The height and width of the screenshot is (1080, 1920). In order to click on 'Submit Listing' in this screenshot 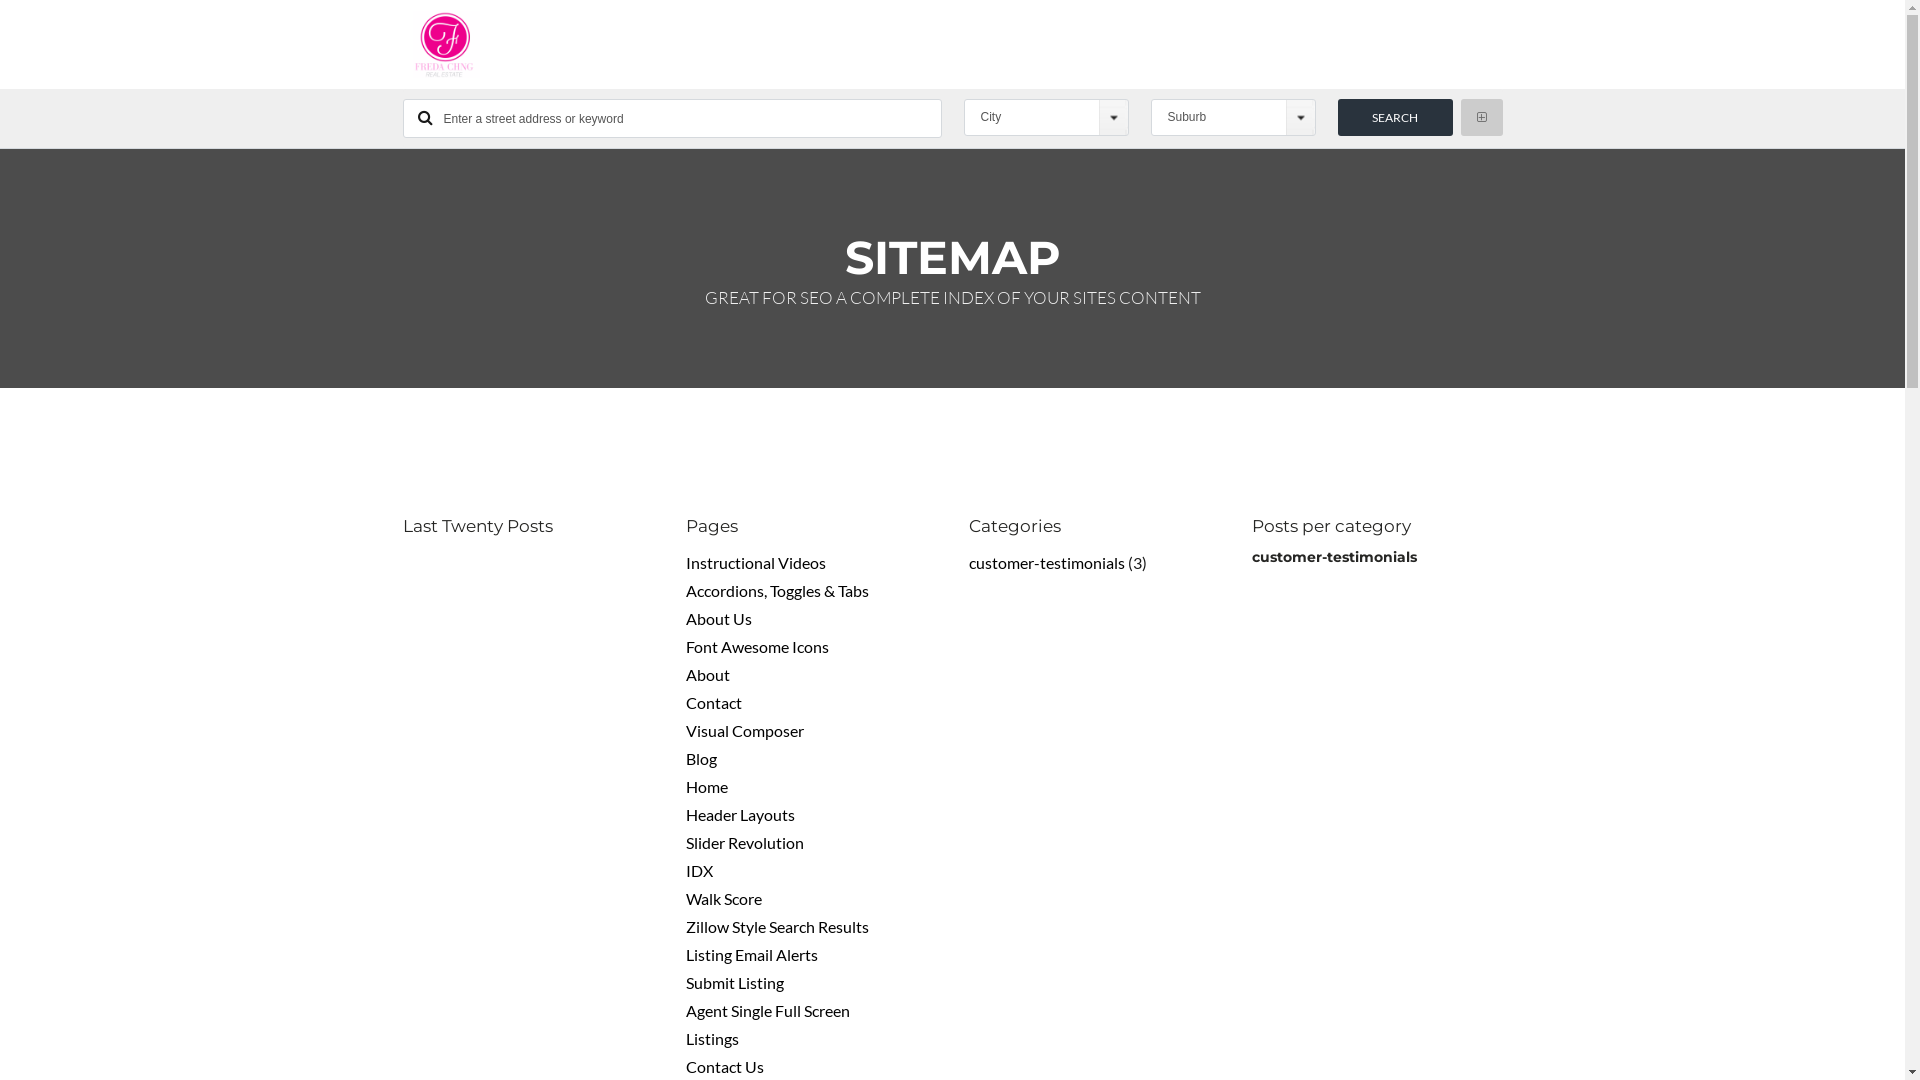, I will do `click(733, 981)`.